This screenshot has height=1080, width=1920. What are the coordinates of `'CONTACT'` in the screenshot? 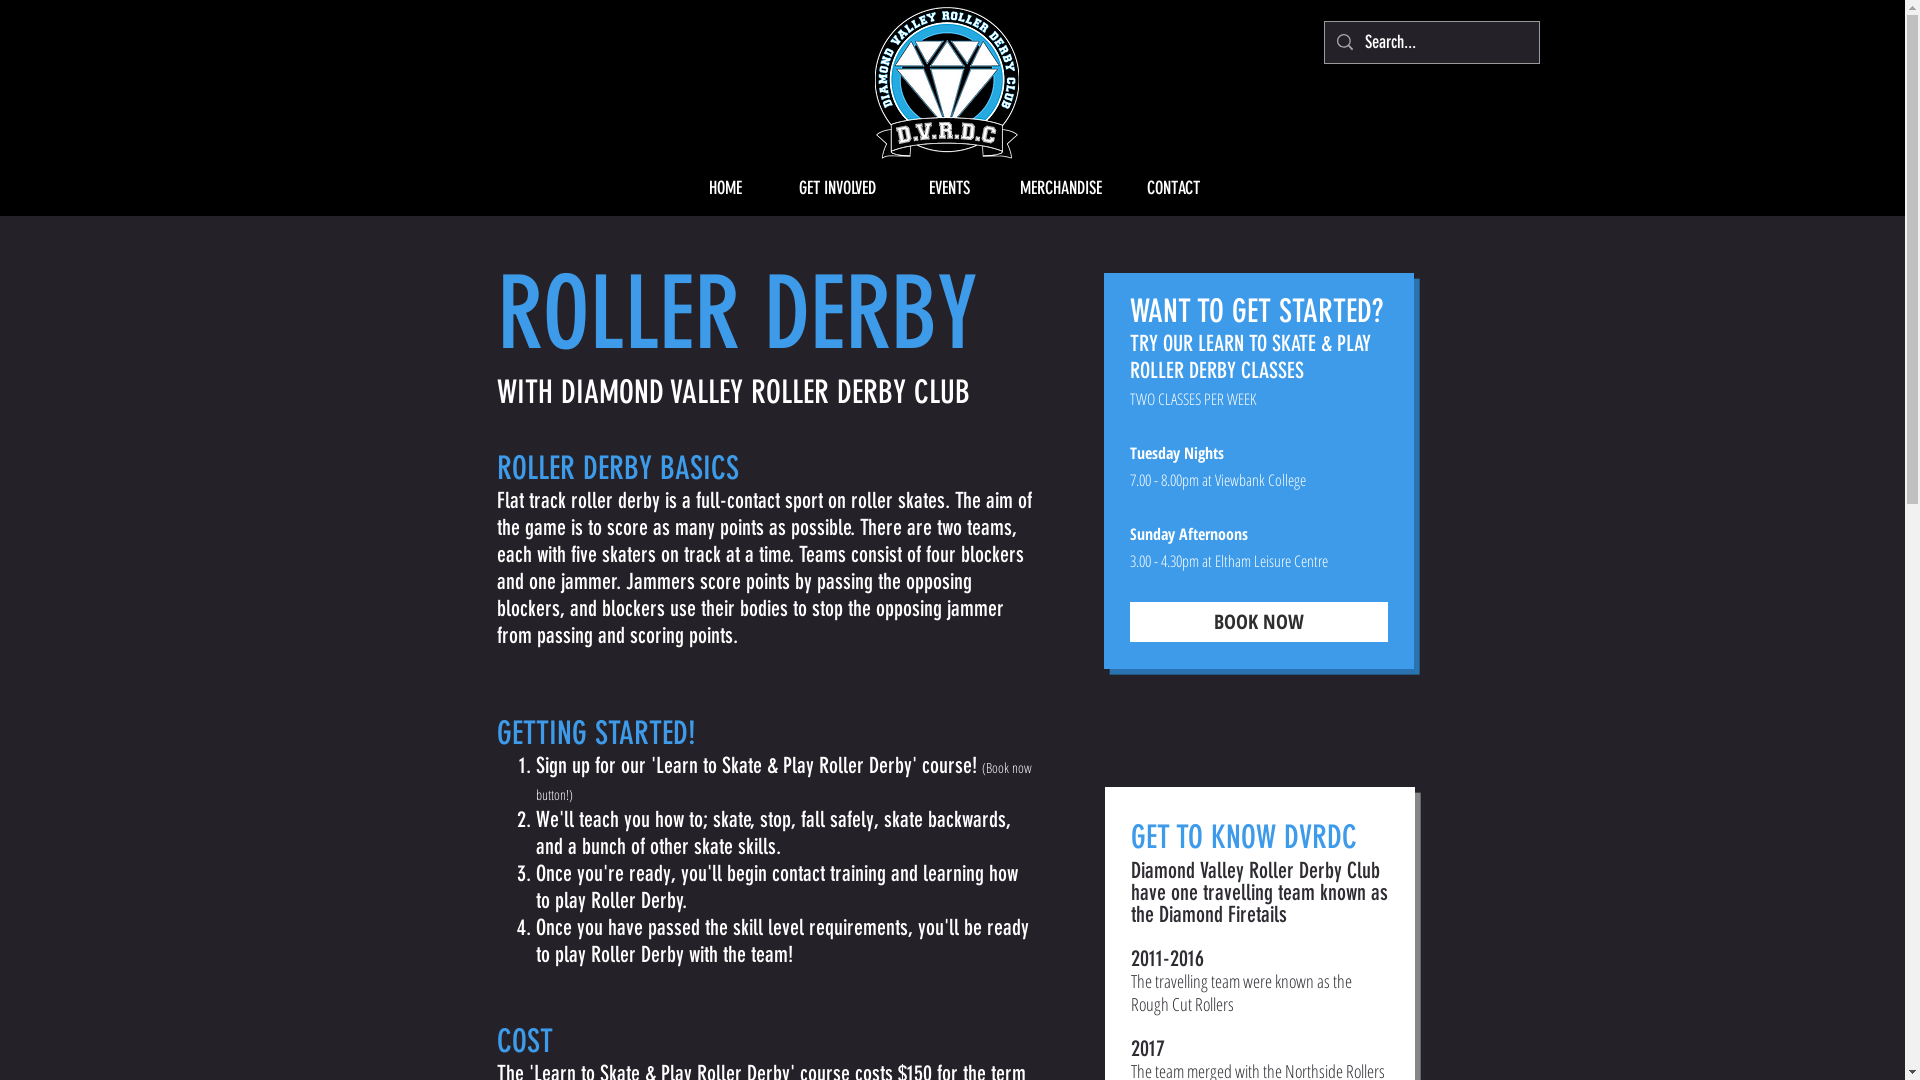 It's located at (1116, 188).